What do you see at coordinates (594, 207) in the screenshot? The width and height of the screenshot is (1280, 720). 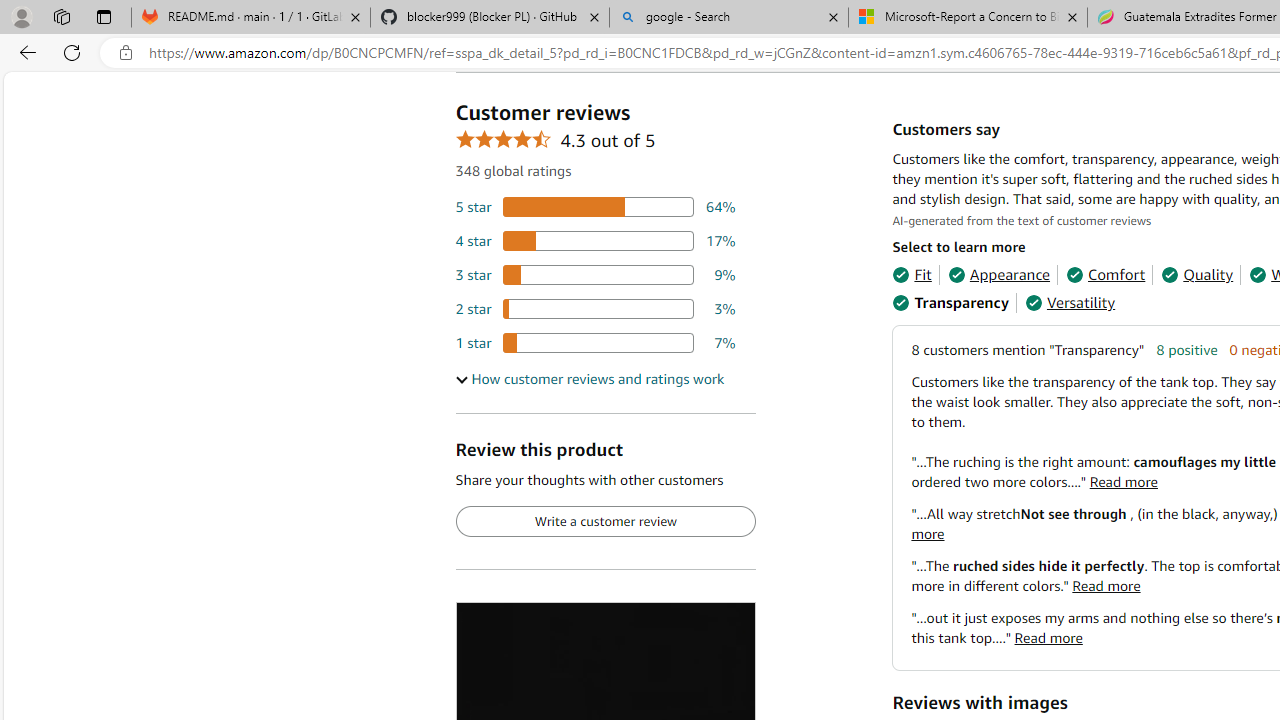 I see `'64 percent of reviews have 5 stars'` at bounding box center [594, 207].